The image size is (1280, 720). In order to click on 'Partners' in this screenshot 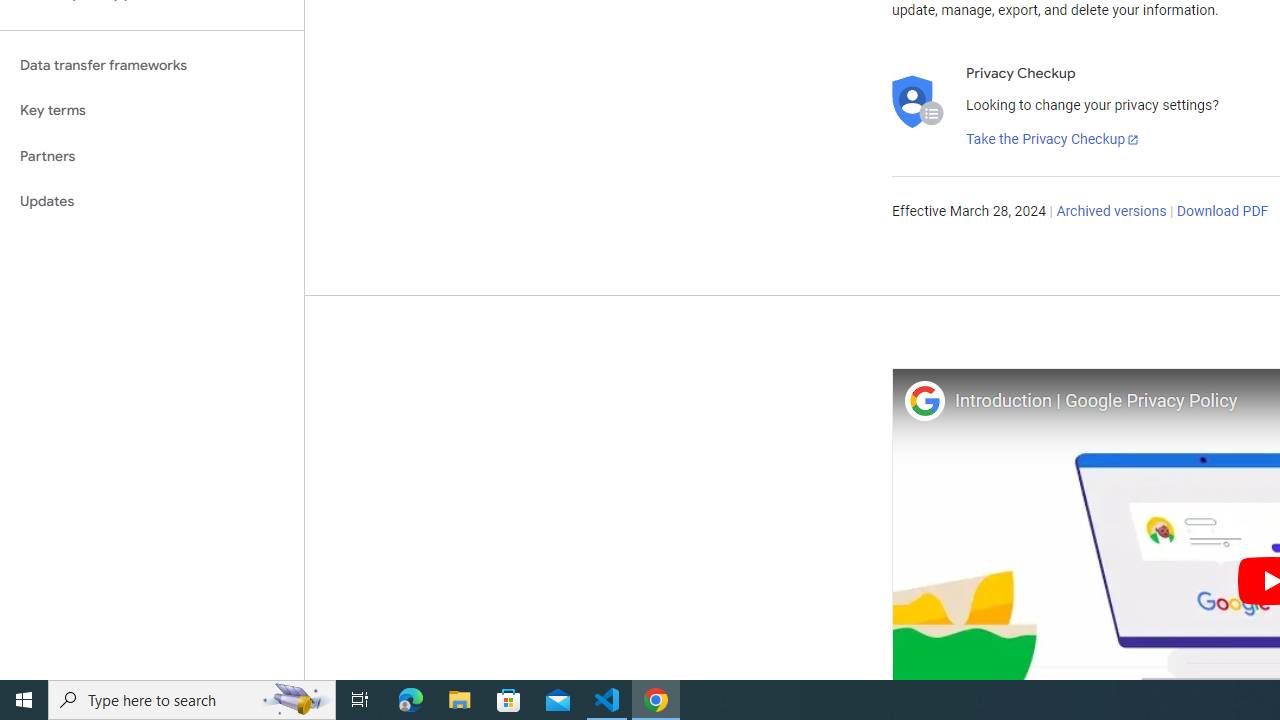, I will do `click(151, 155)`.